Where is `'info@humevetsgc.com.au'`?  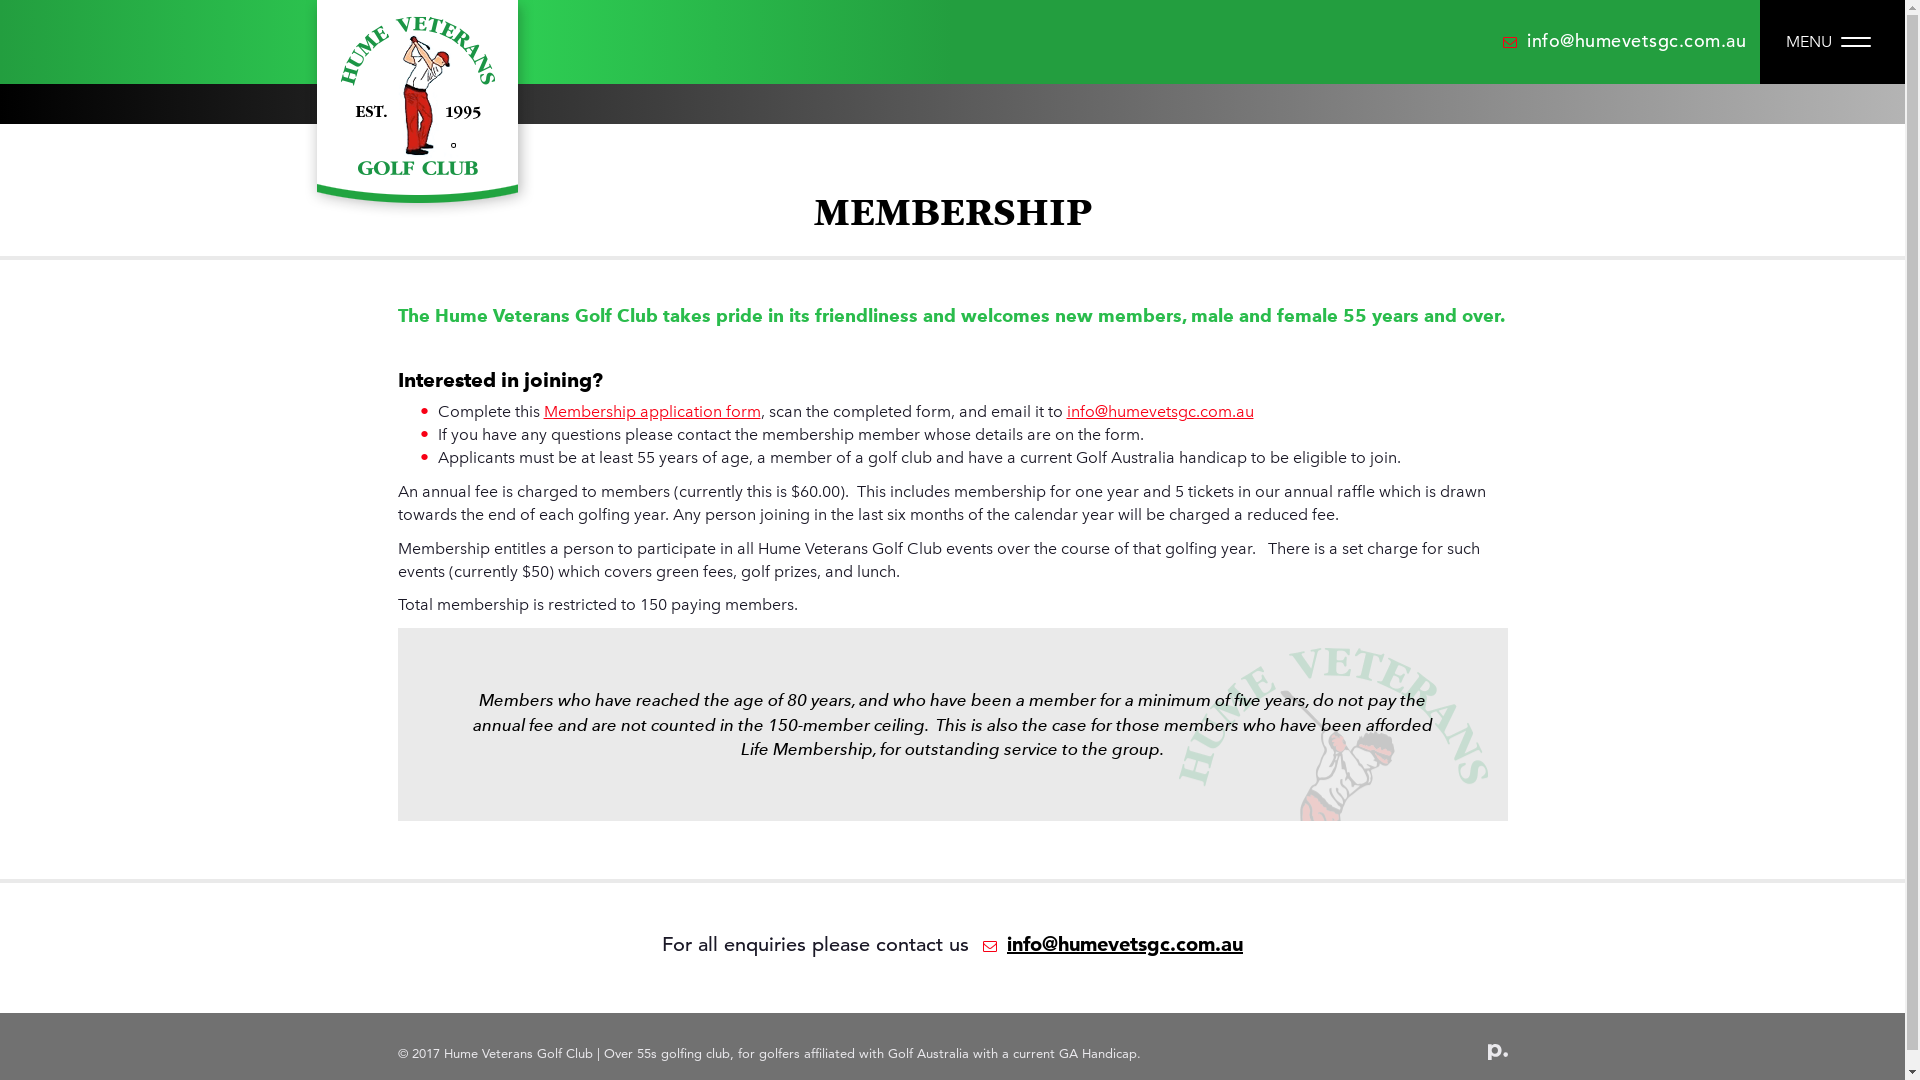 'info@humevetsgc.com.au' is located at coordinates (1502, 40).